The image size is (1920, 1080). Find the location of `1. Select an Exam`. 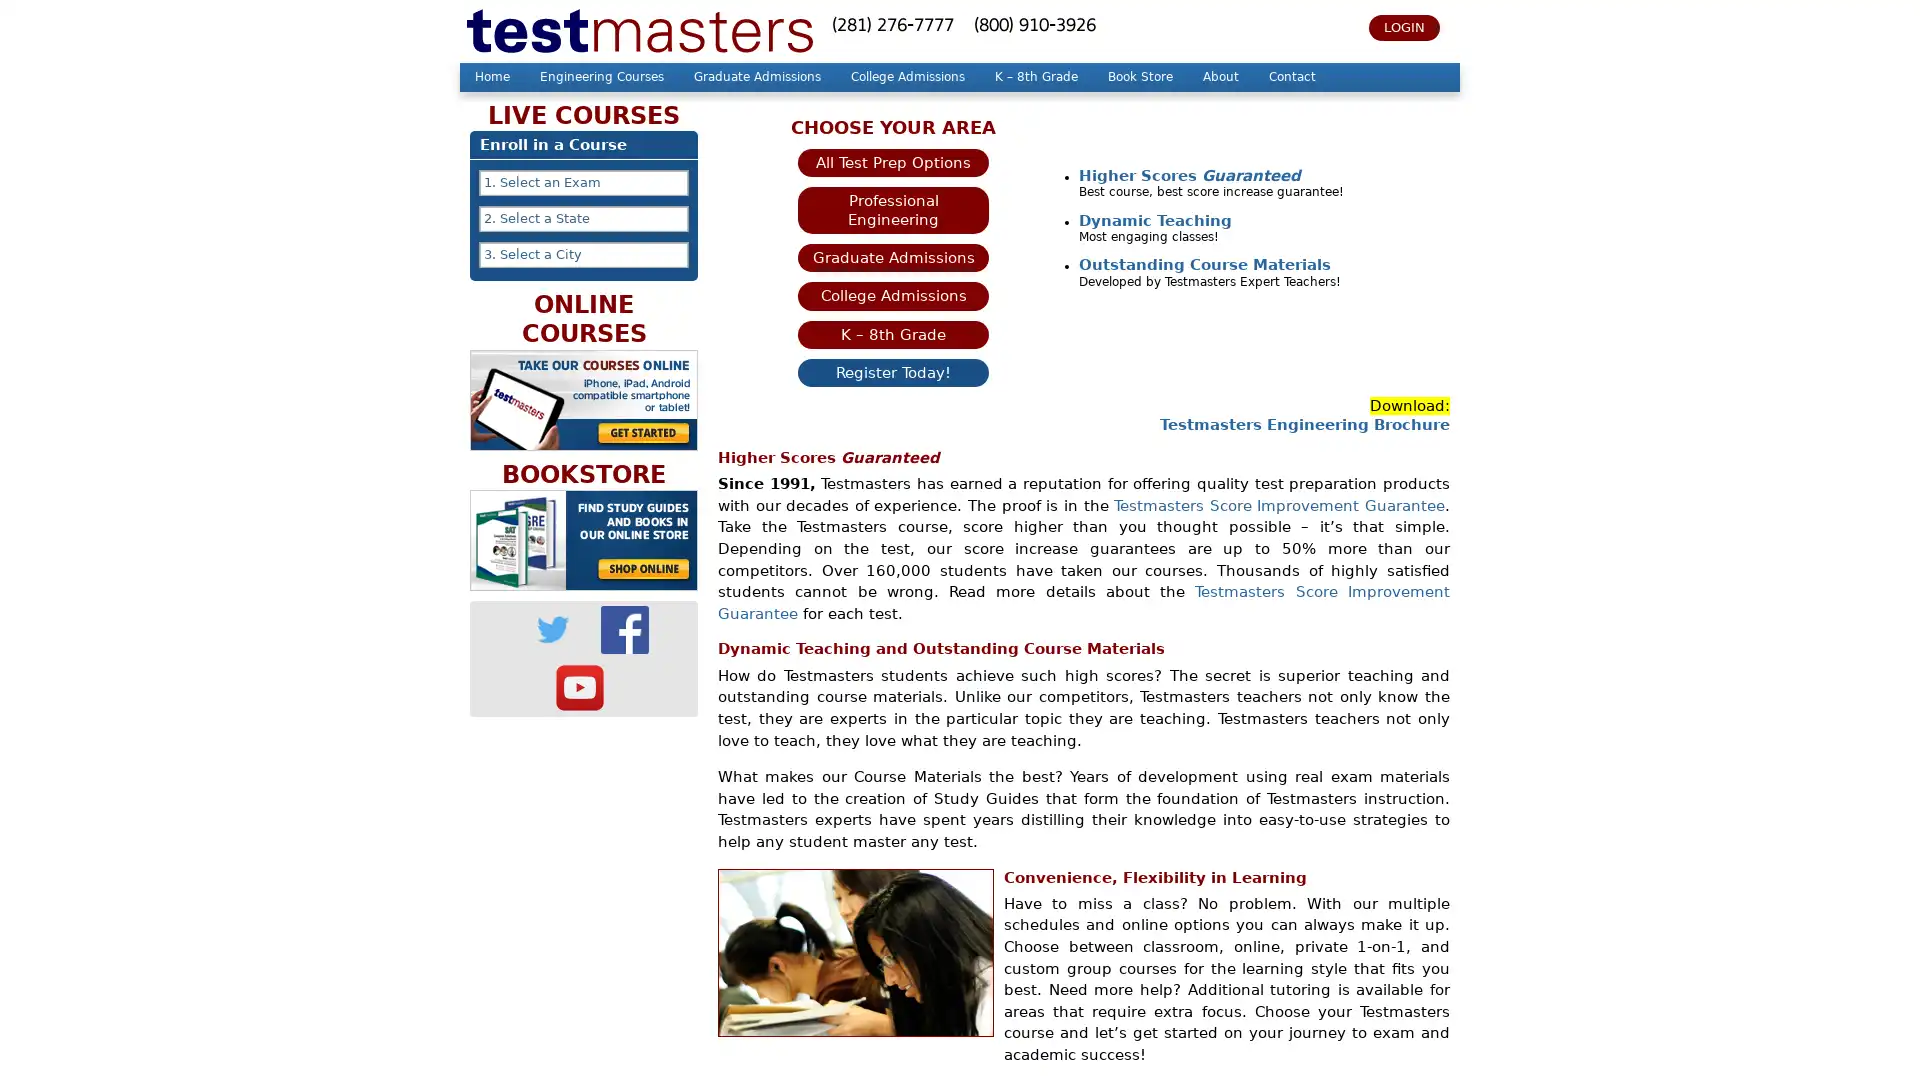

1. Select an Exam is located at coordinates (583, 182).